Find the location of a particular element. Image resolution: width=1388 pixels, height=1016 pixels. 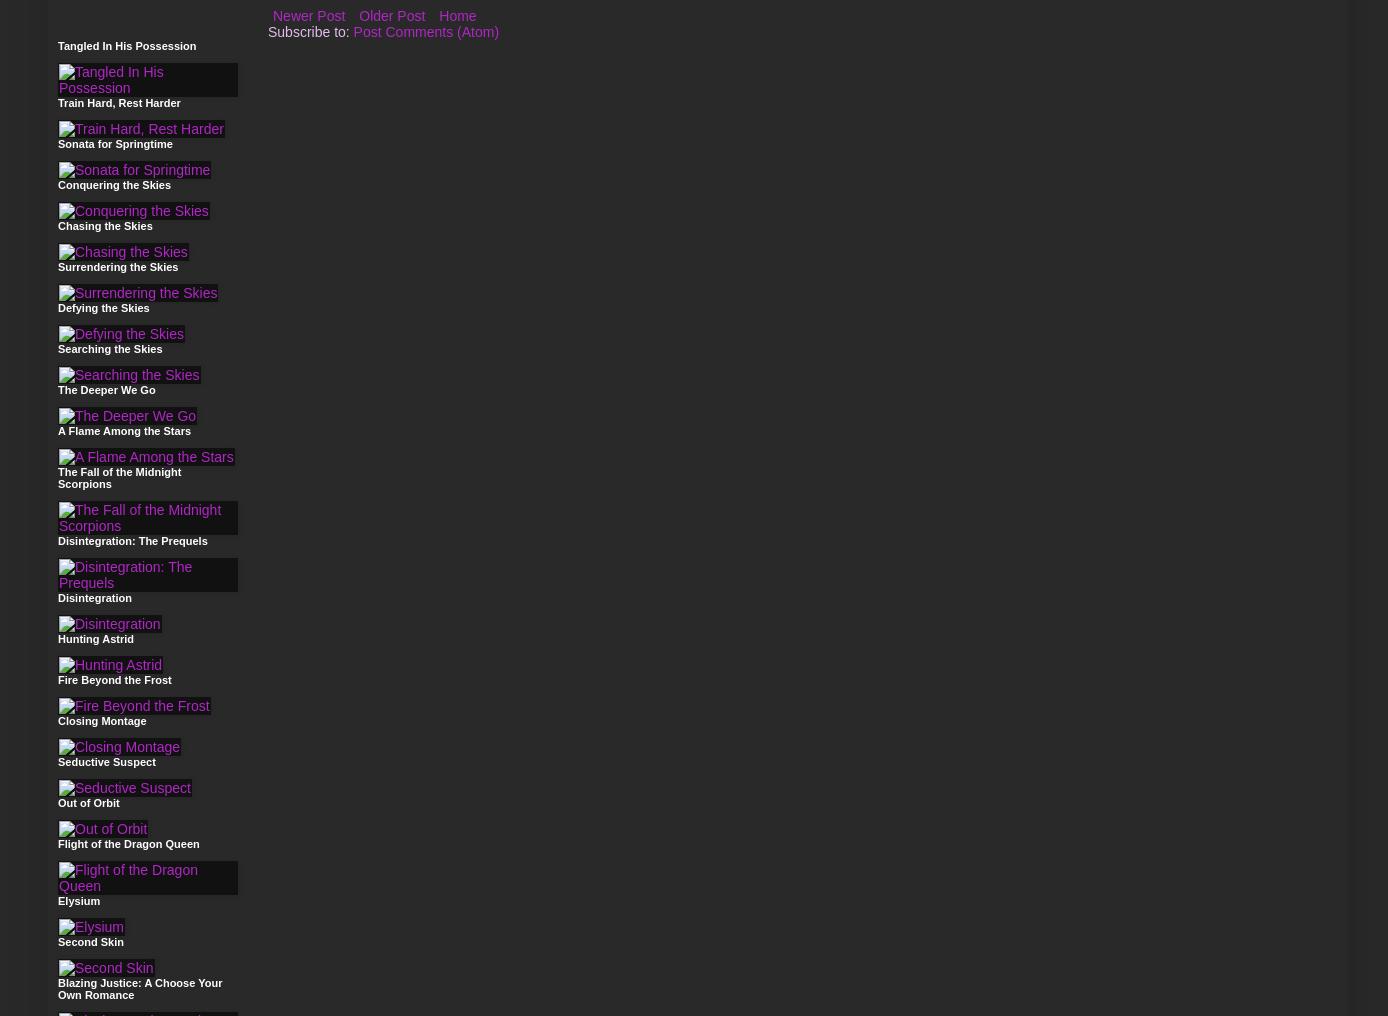

'Post Comments (Atom)' is located at coordinates (424, 31).